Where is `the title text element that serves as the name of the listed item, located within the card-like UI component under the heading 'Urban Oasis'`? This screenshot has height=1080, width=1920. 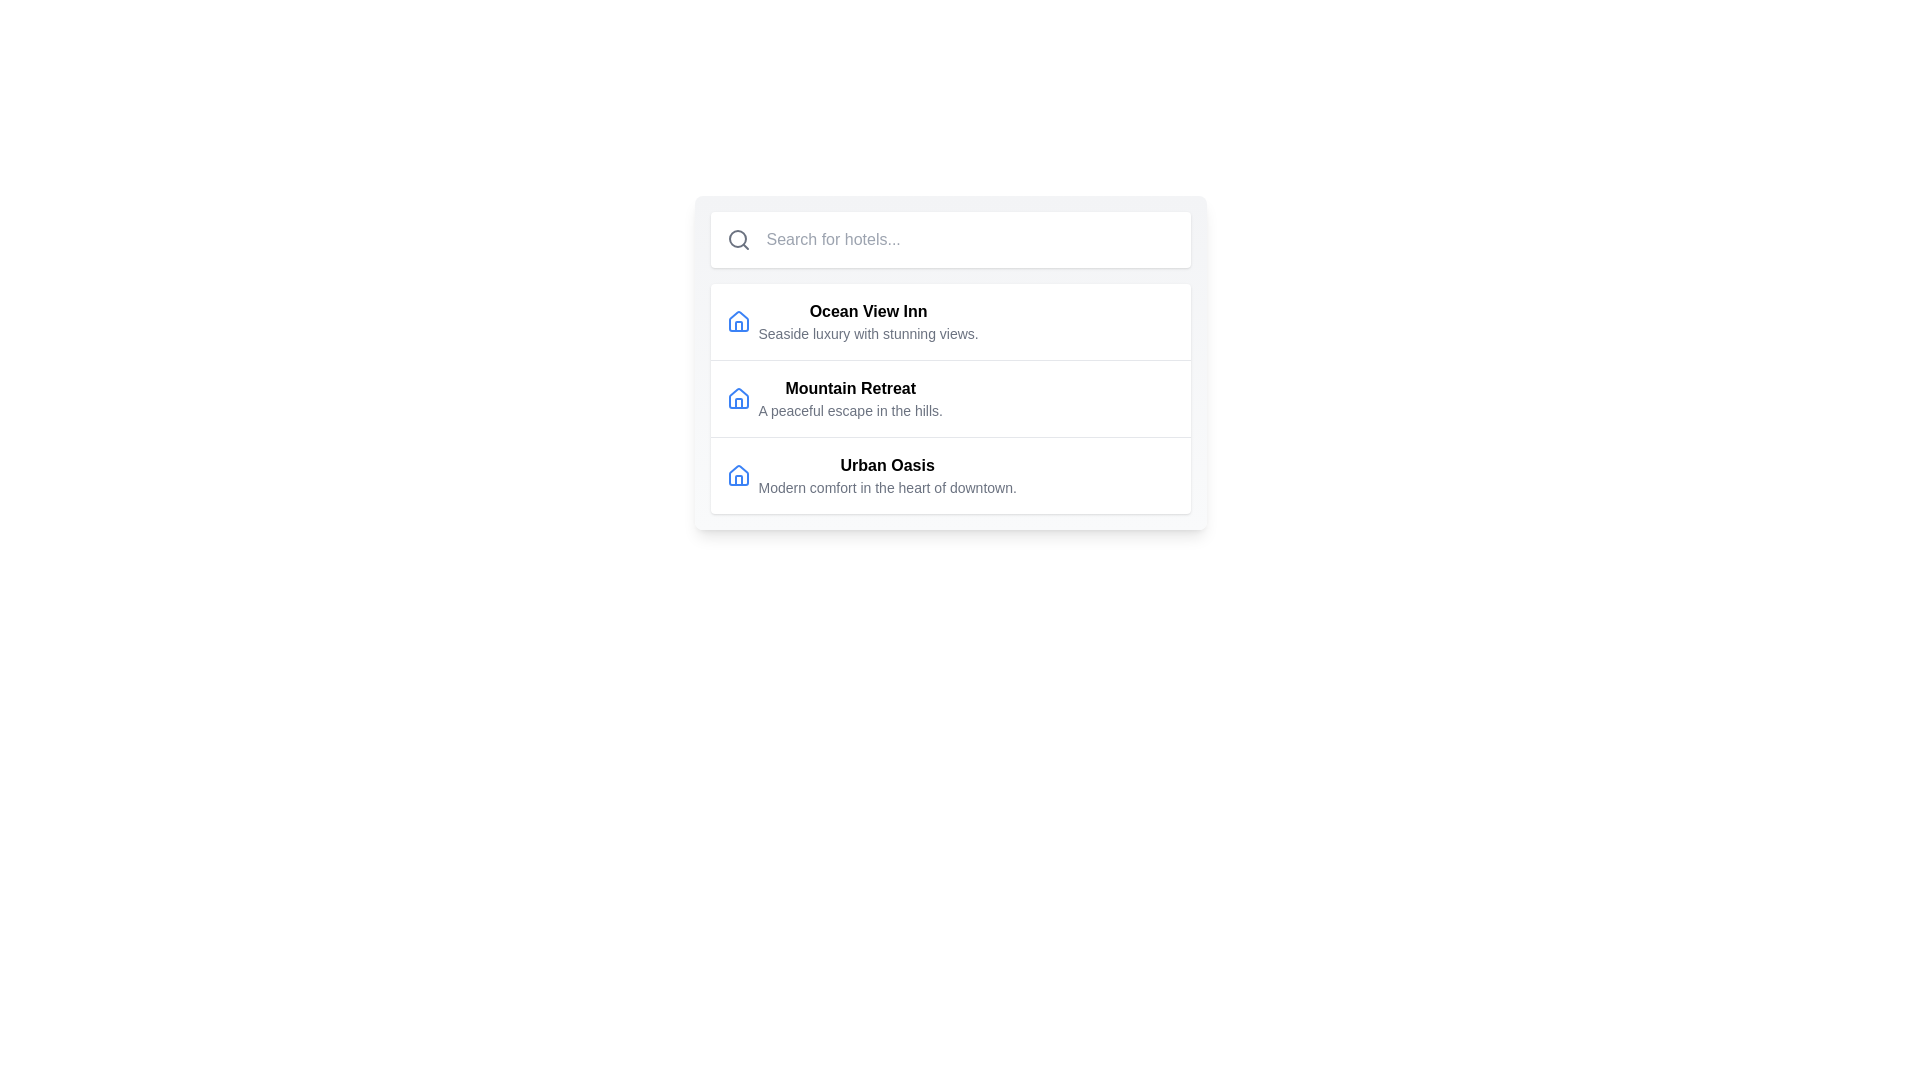 the title text element that serves as the name of the listed item, located within the card-like UI component under the heading 'Urban Oasis' is located at coordinates (886, 466).